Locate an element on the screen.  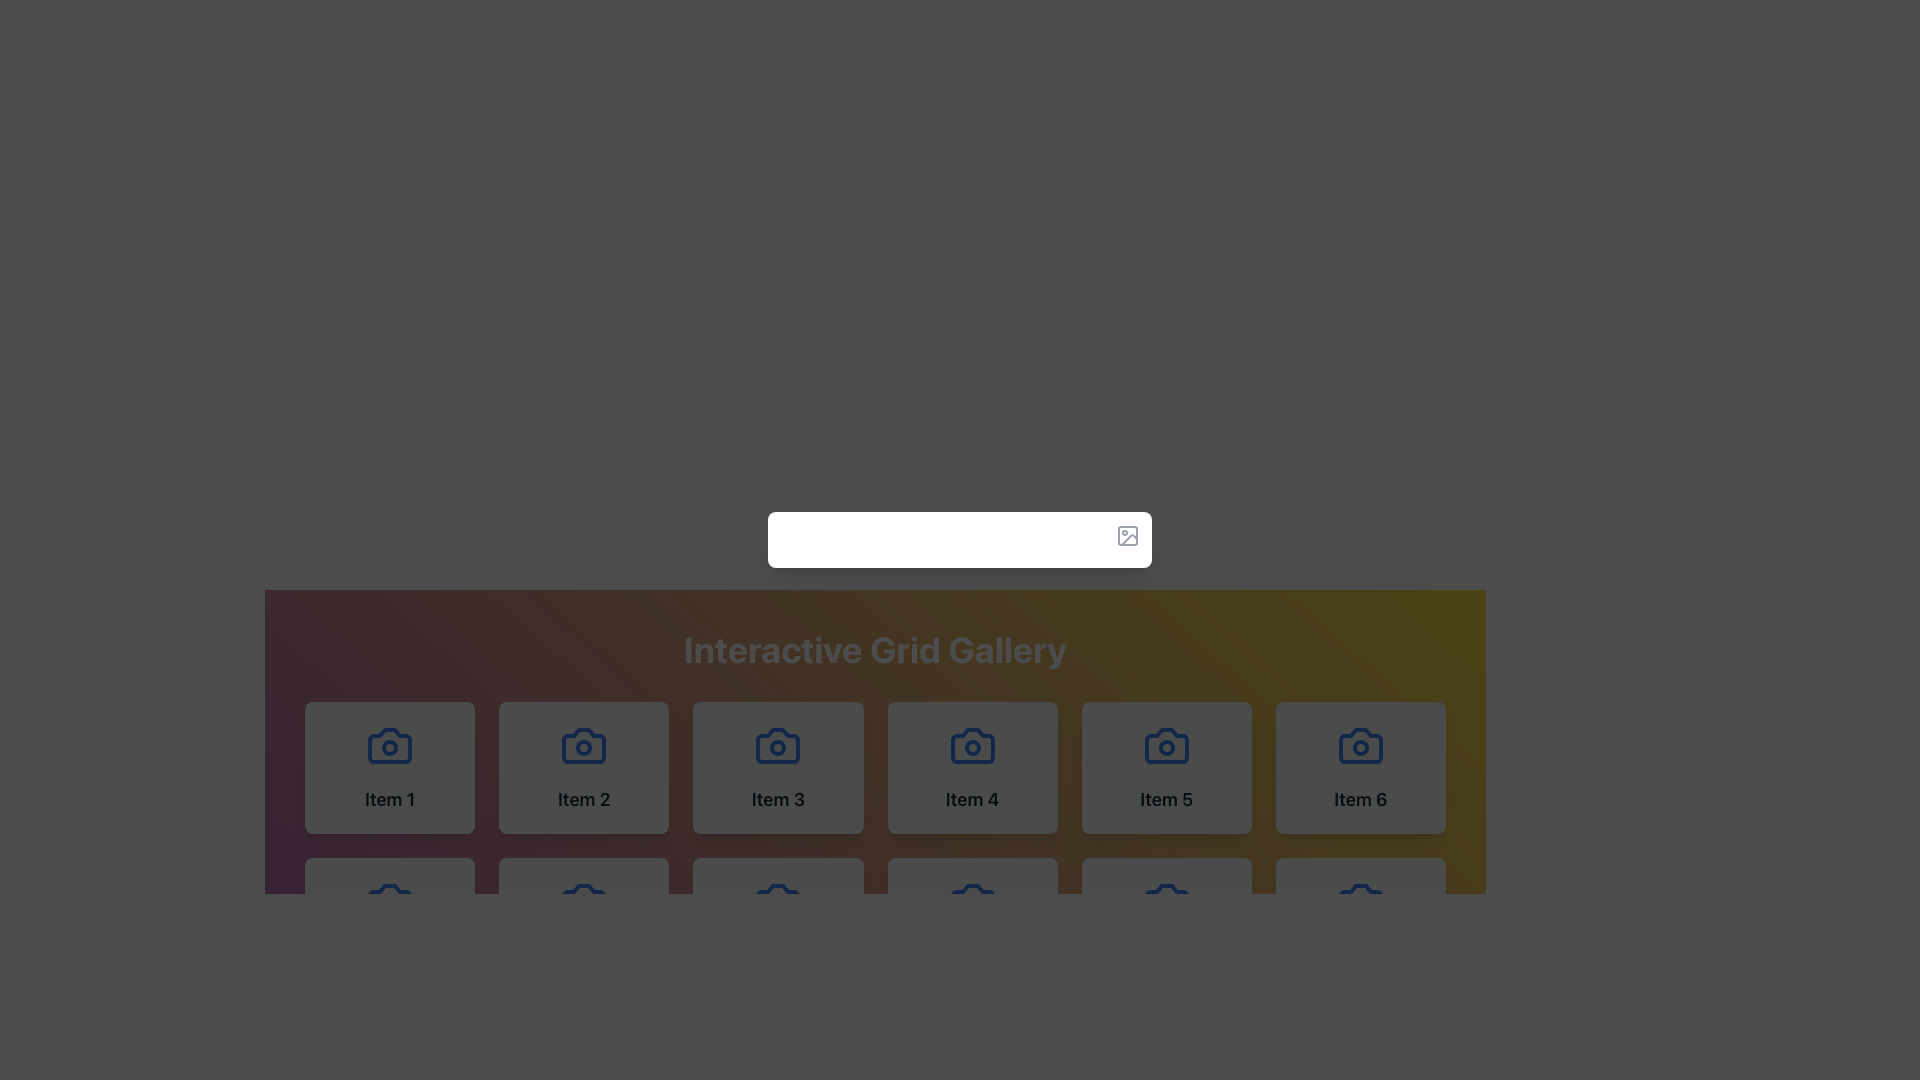
to select or interact with the Card element, which is the third item in the first row of a grid gallery, located after 'Item 2' and before 'Item 4' is located at coordinates (777, 766).